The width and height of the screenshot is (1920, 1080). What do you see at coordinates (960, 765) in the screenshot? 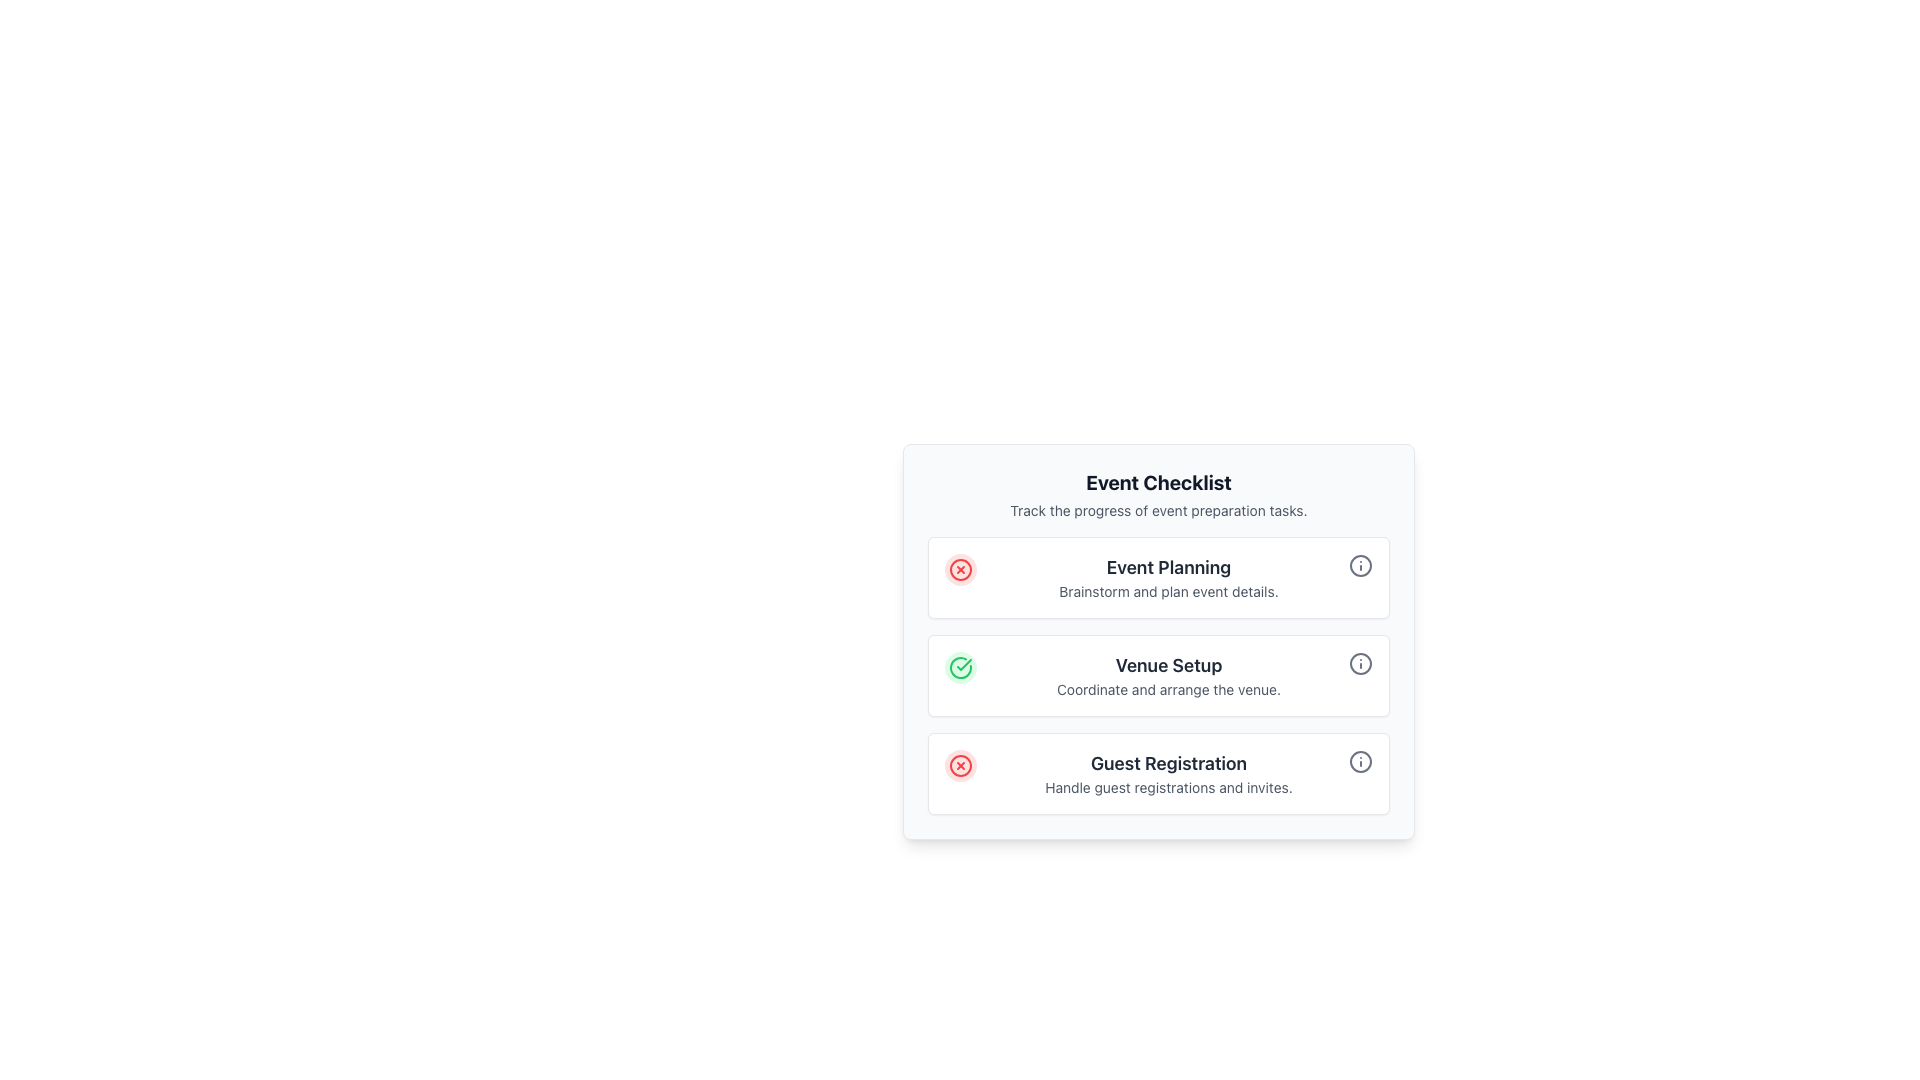
I see `the icon that indicates a task as incomplete or problematic, located in the bottom segment of the list preceding the text 'Guest Registration'` at bounding box center [960, 765].